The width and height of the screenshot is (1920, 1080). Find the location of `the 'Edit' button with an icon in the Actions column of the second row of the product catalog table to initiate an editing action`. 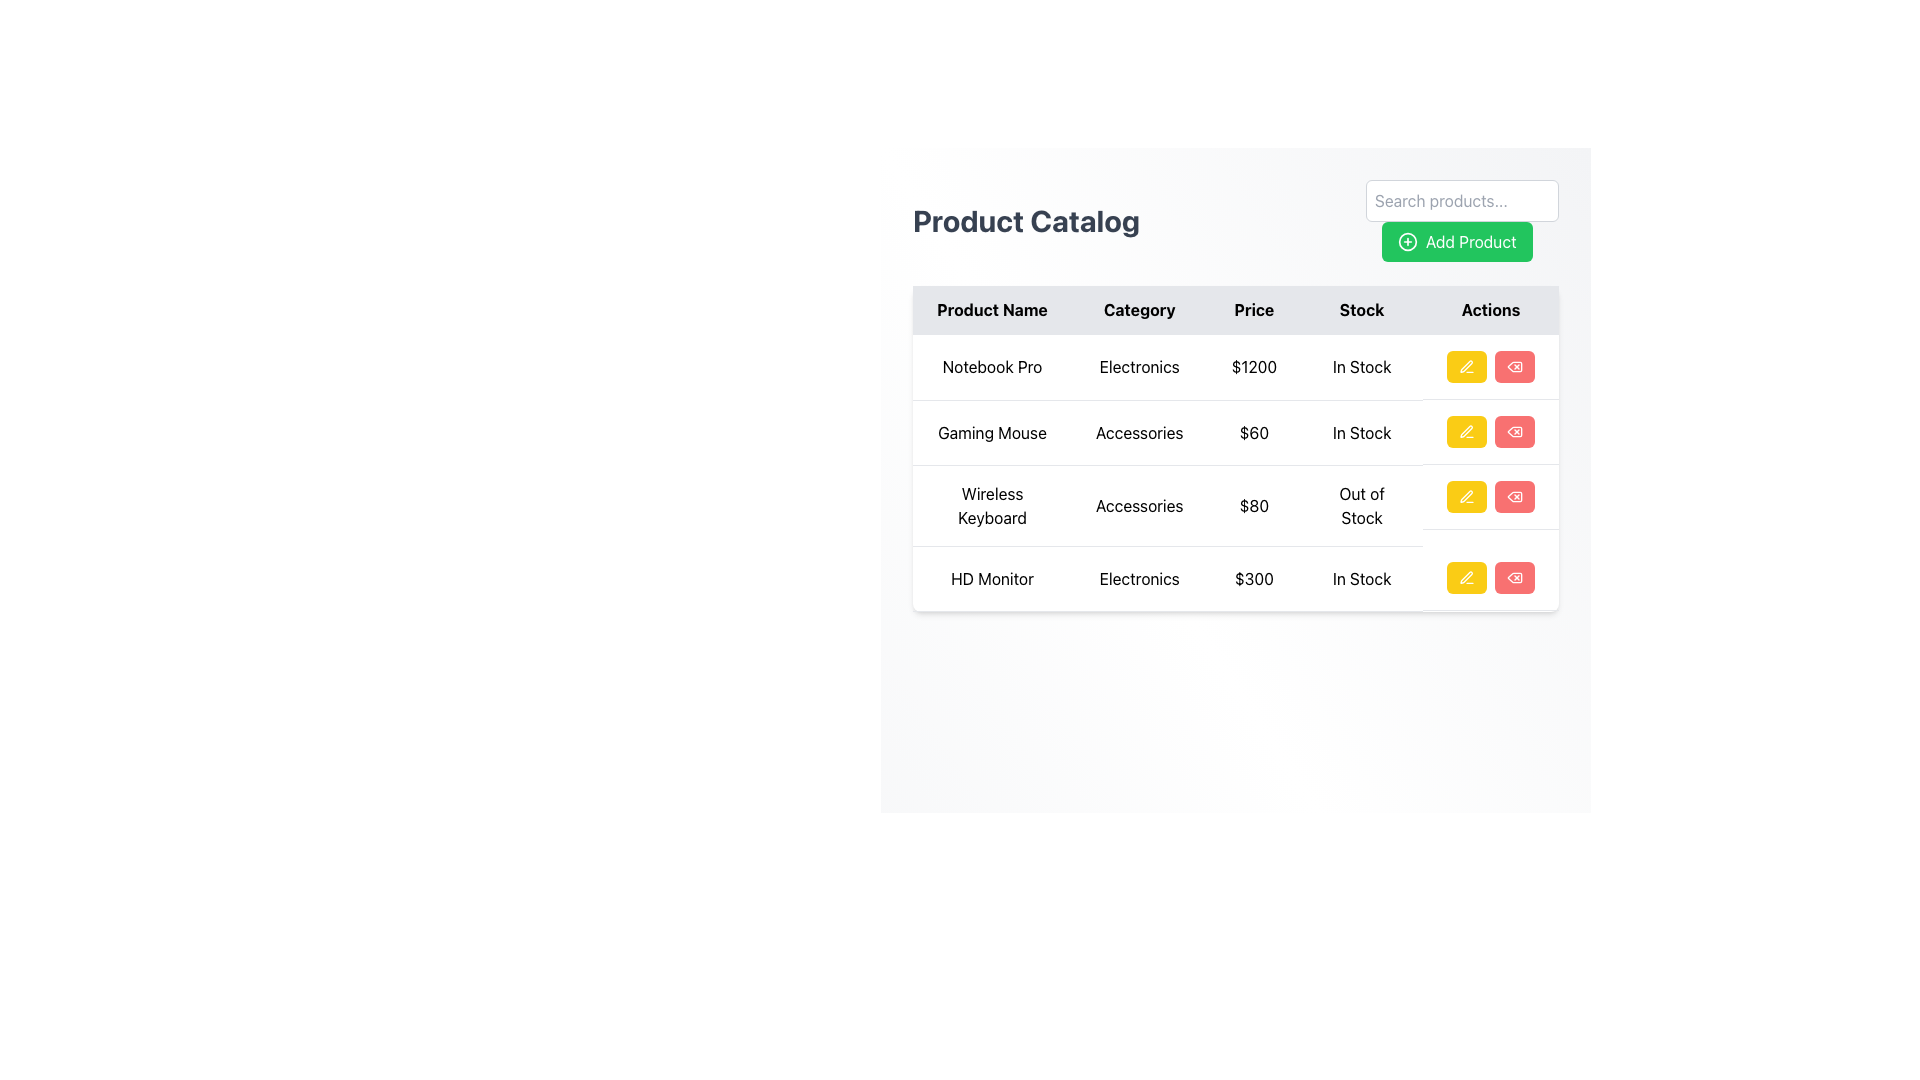

the 'Edit' button with an icon in the Actions column of the second row of the product catalog table to initiate an editing action is located at coordinates (1467, 431).